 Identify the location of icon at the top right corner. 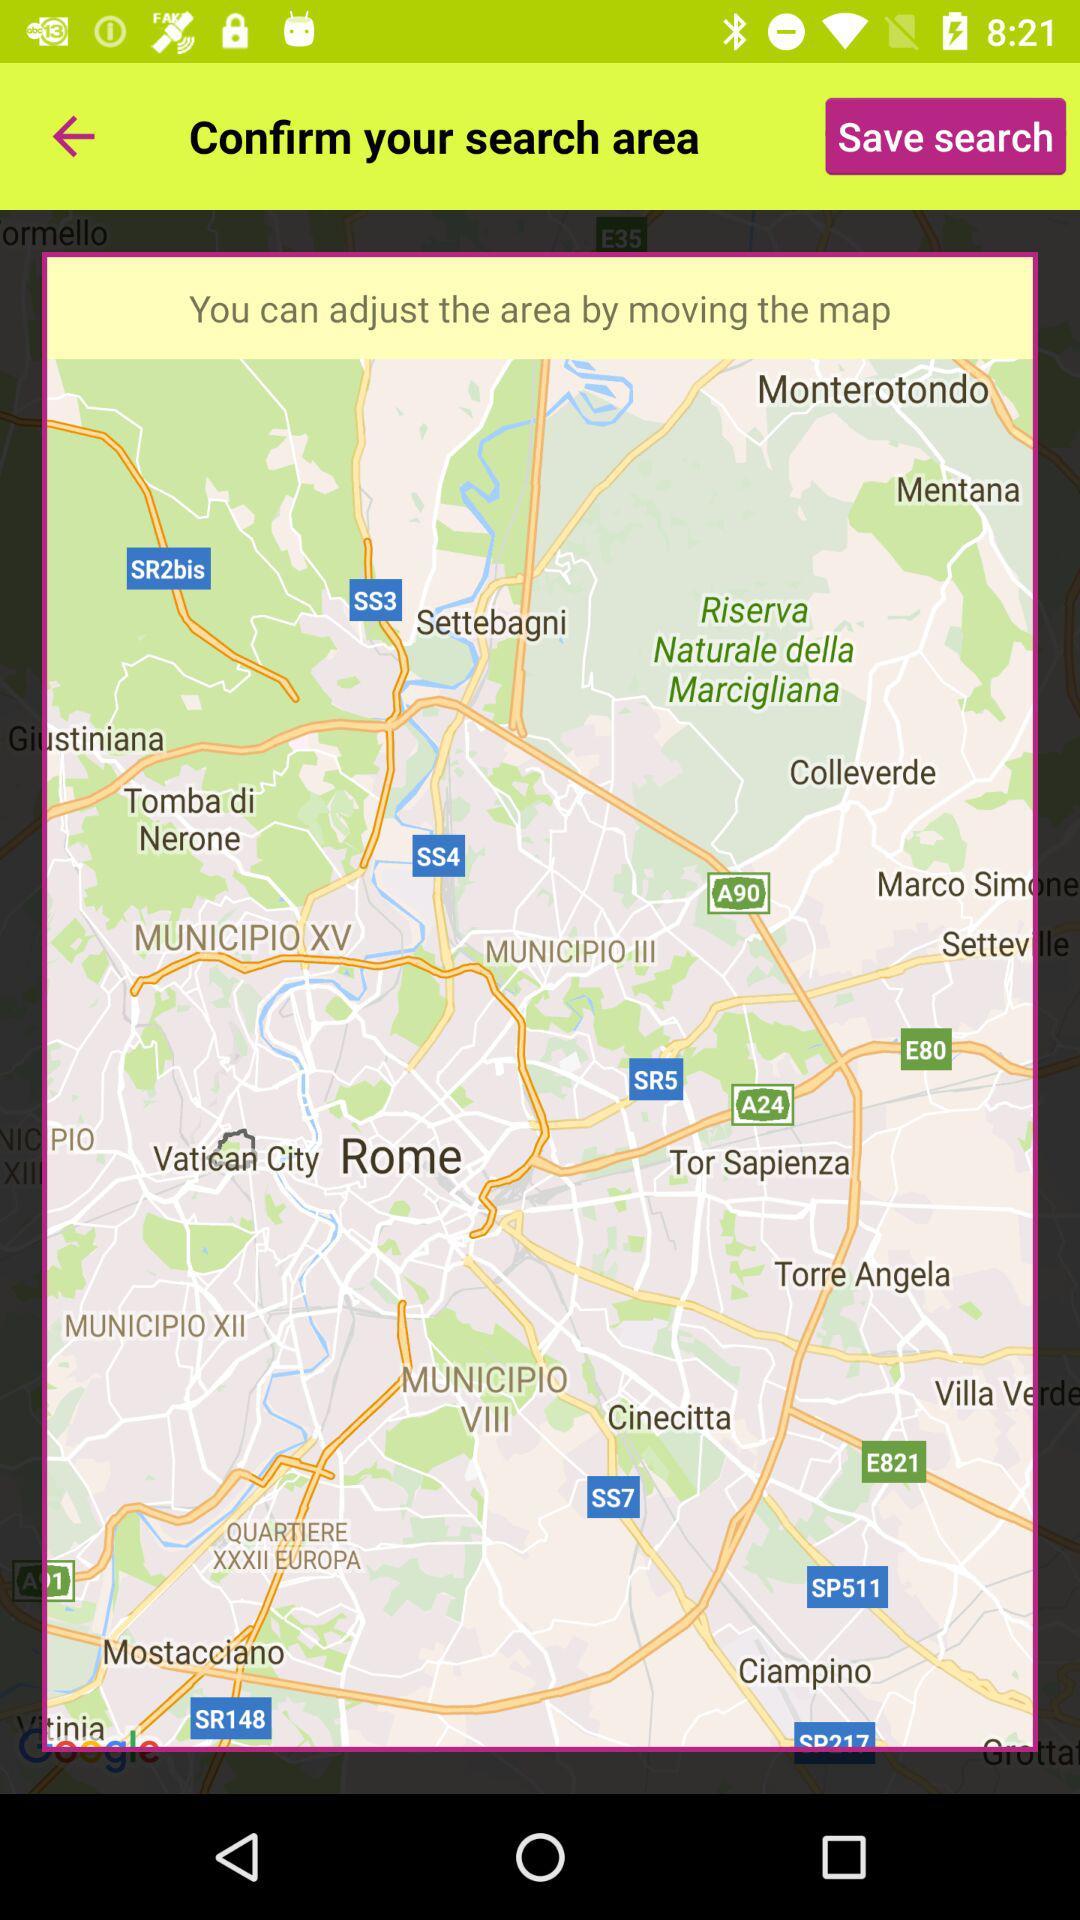
(945, 135).